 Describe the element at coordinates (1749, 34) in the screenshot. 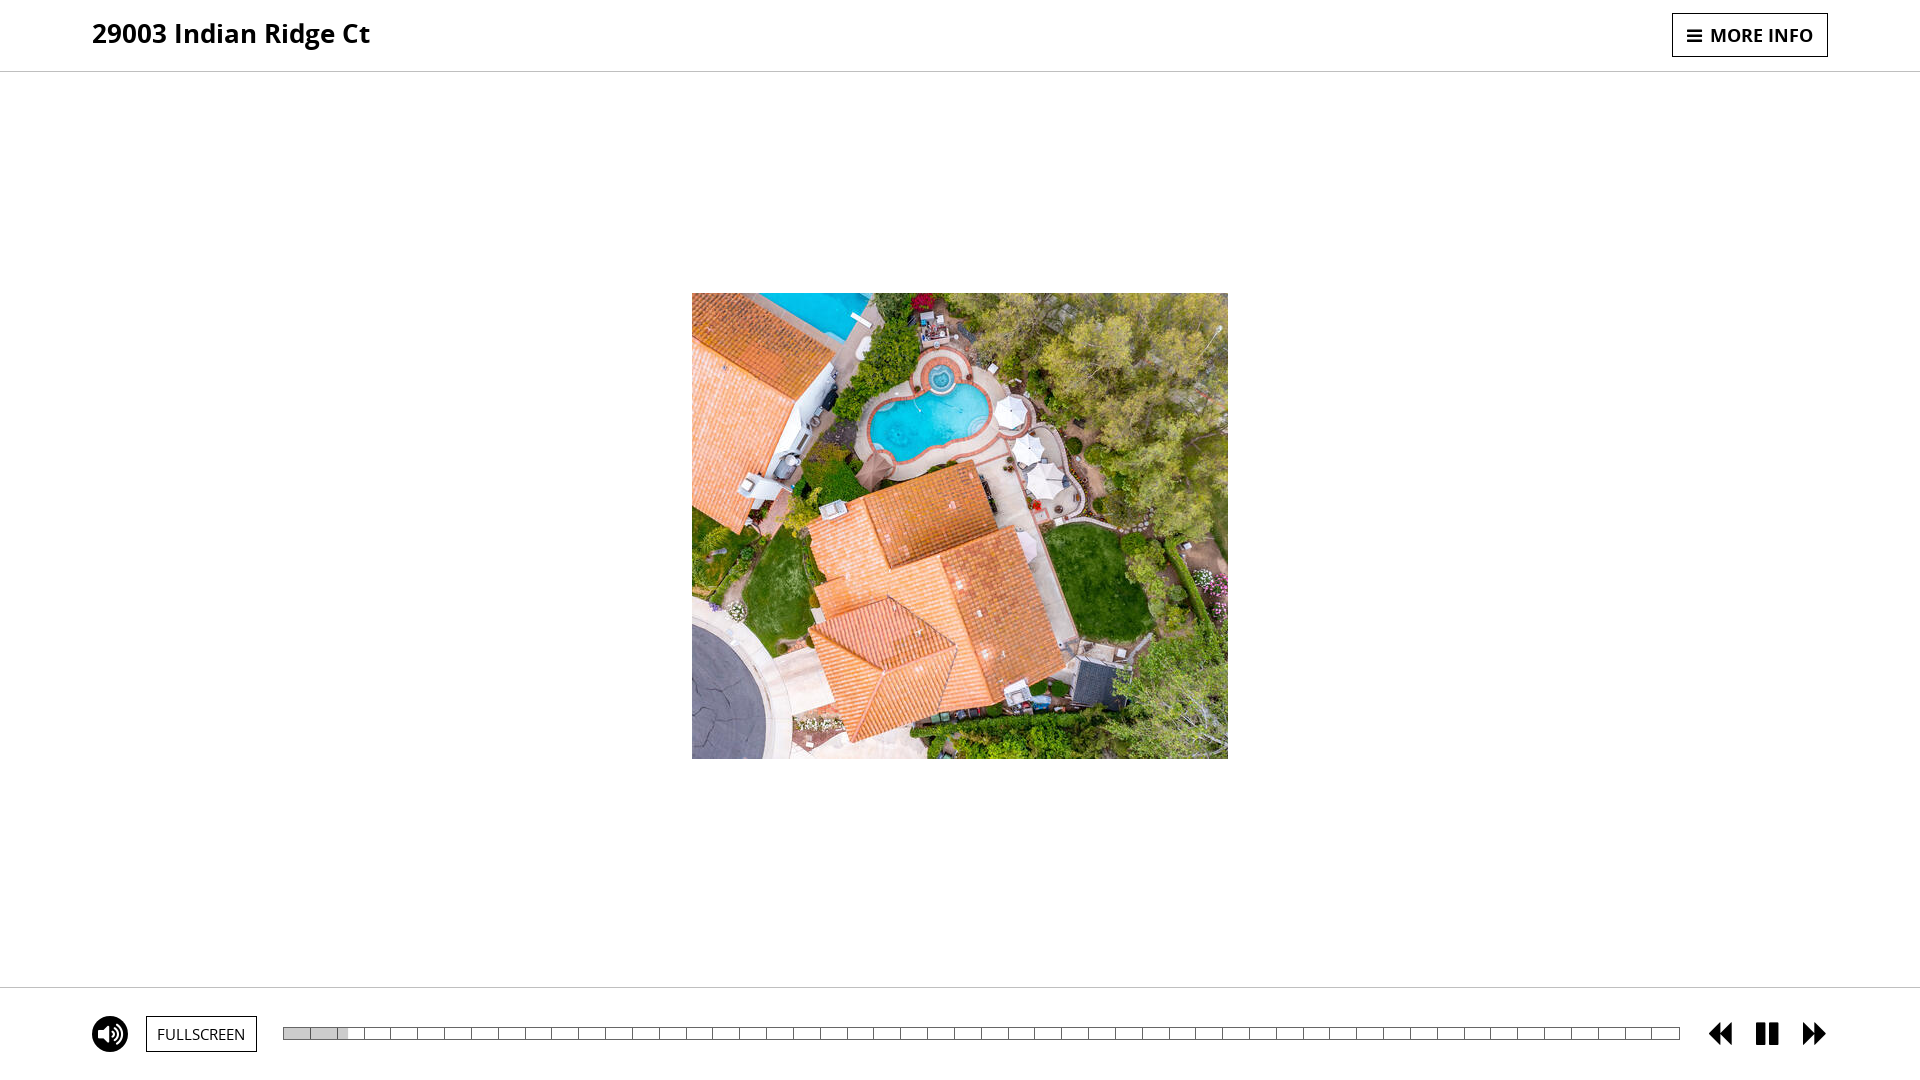

I see `'MORE INFO'` at that location.